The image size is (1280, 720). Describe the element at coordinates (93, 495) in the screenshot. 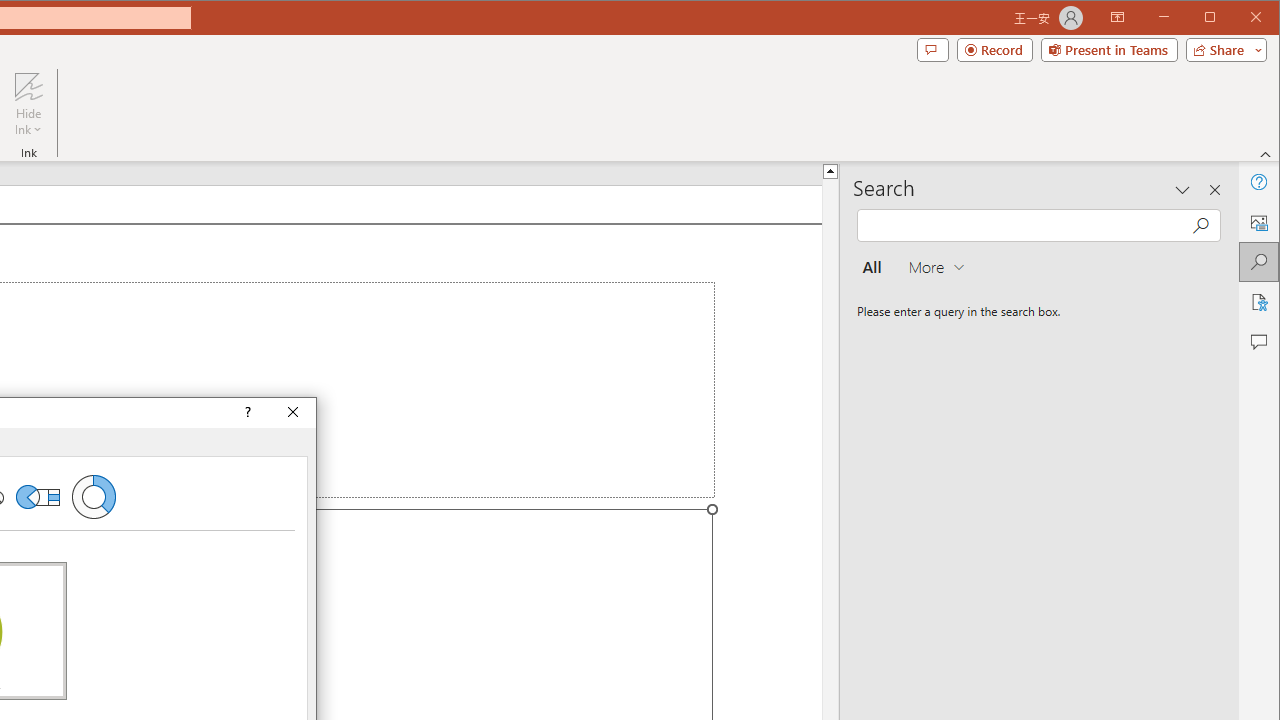

I see `'Doughnut'` at that location.